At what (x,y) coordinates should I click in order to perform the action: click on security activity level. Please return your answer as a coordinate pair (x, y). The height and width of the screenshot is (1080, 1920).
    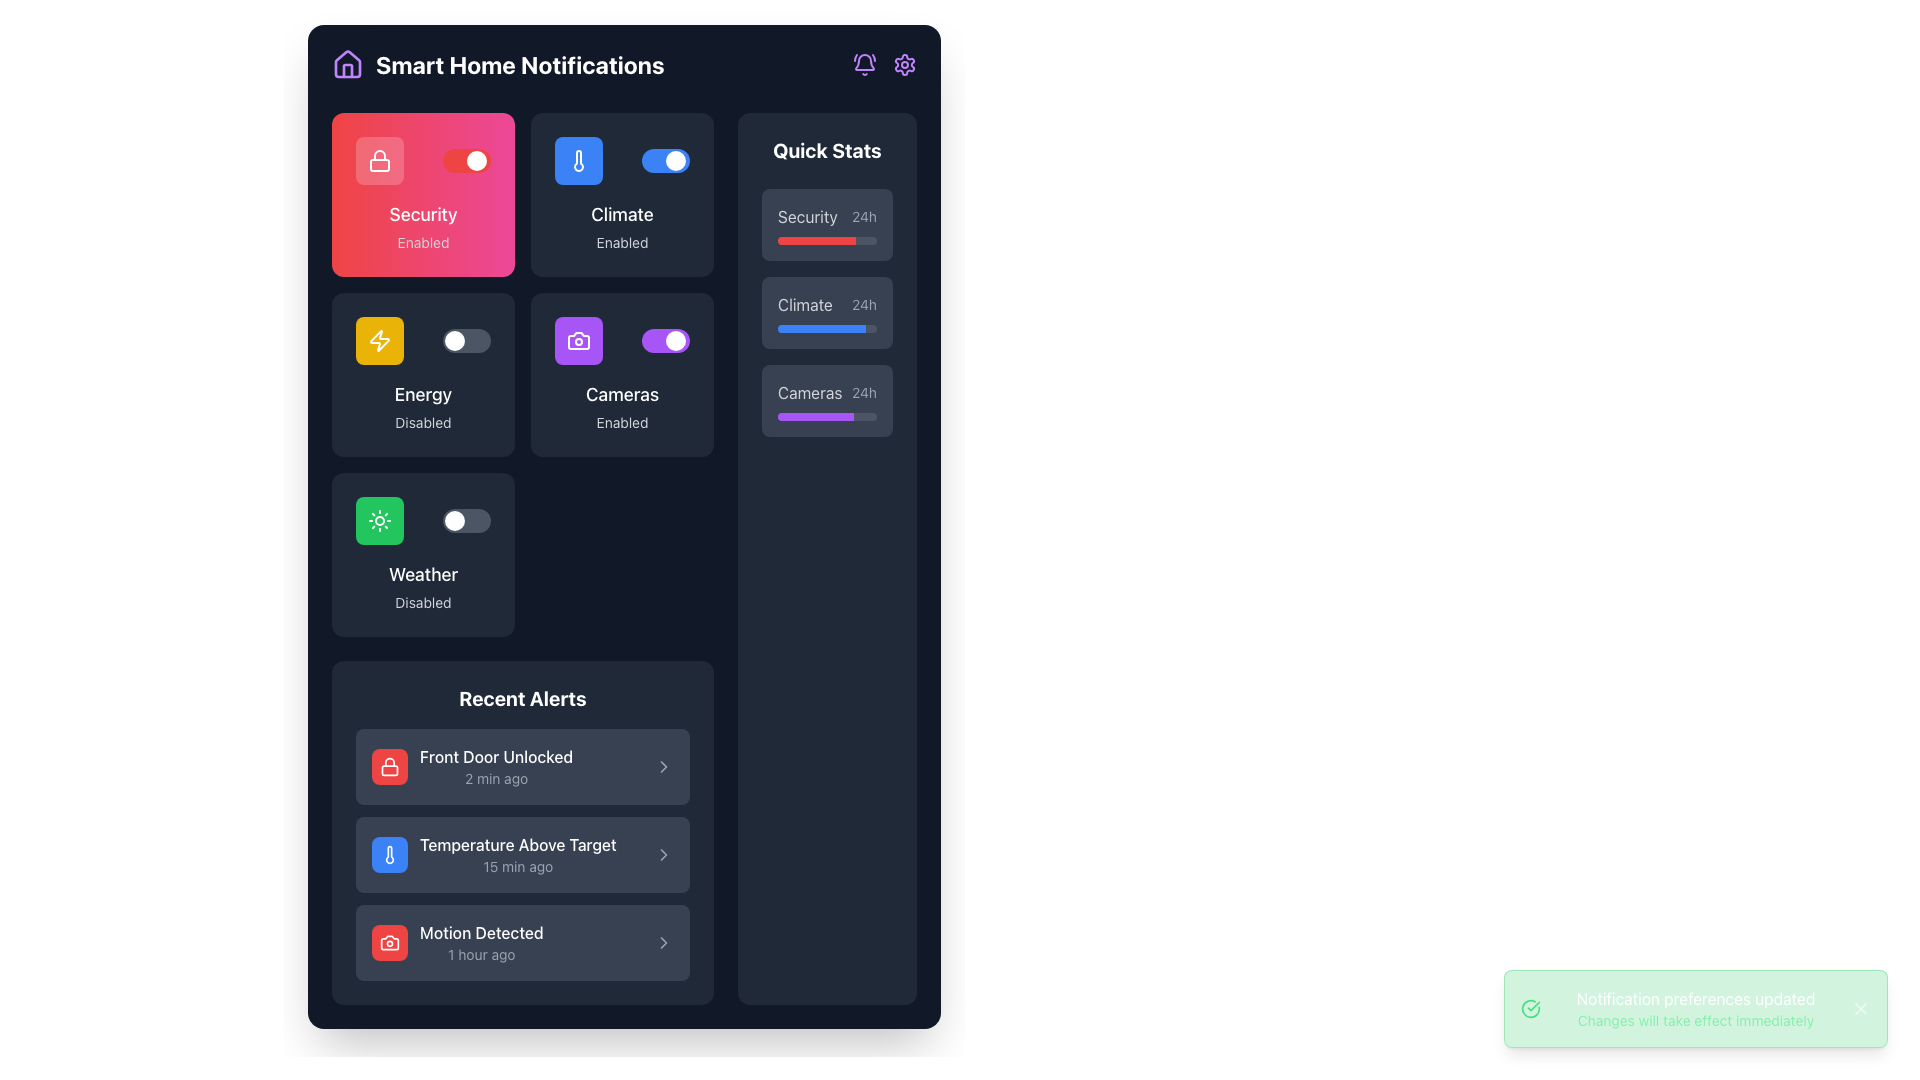
    Looking at the image, I should click on (824, 239).